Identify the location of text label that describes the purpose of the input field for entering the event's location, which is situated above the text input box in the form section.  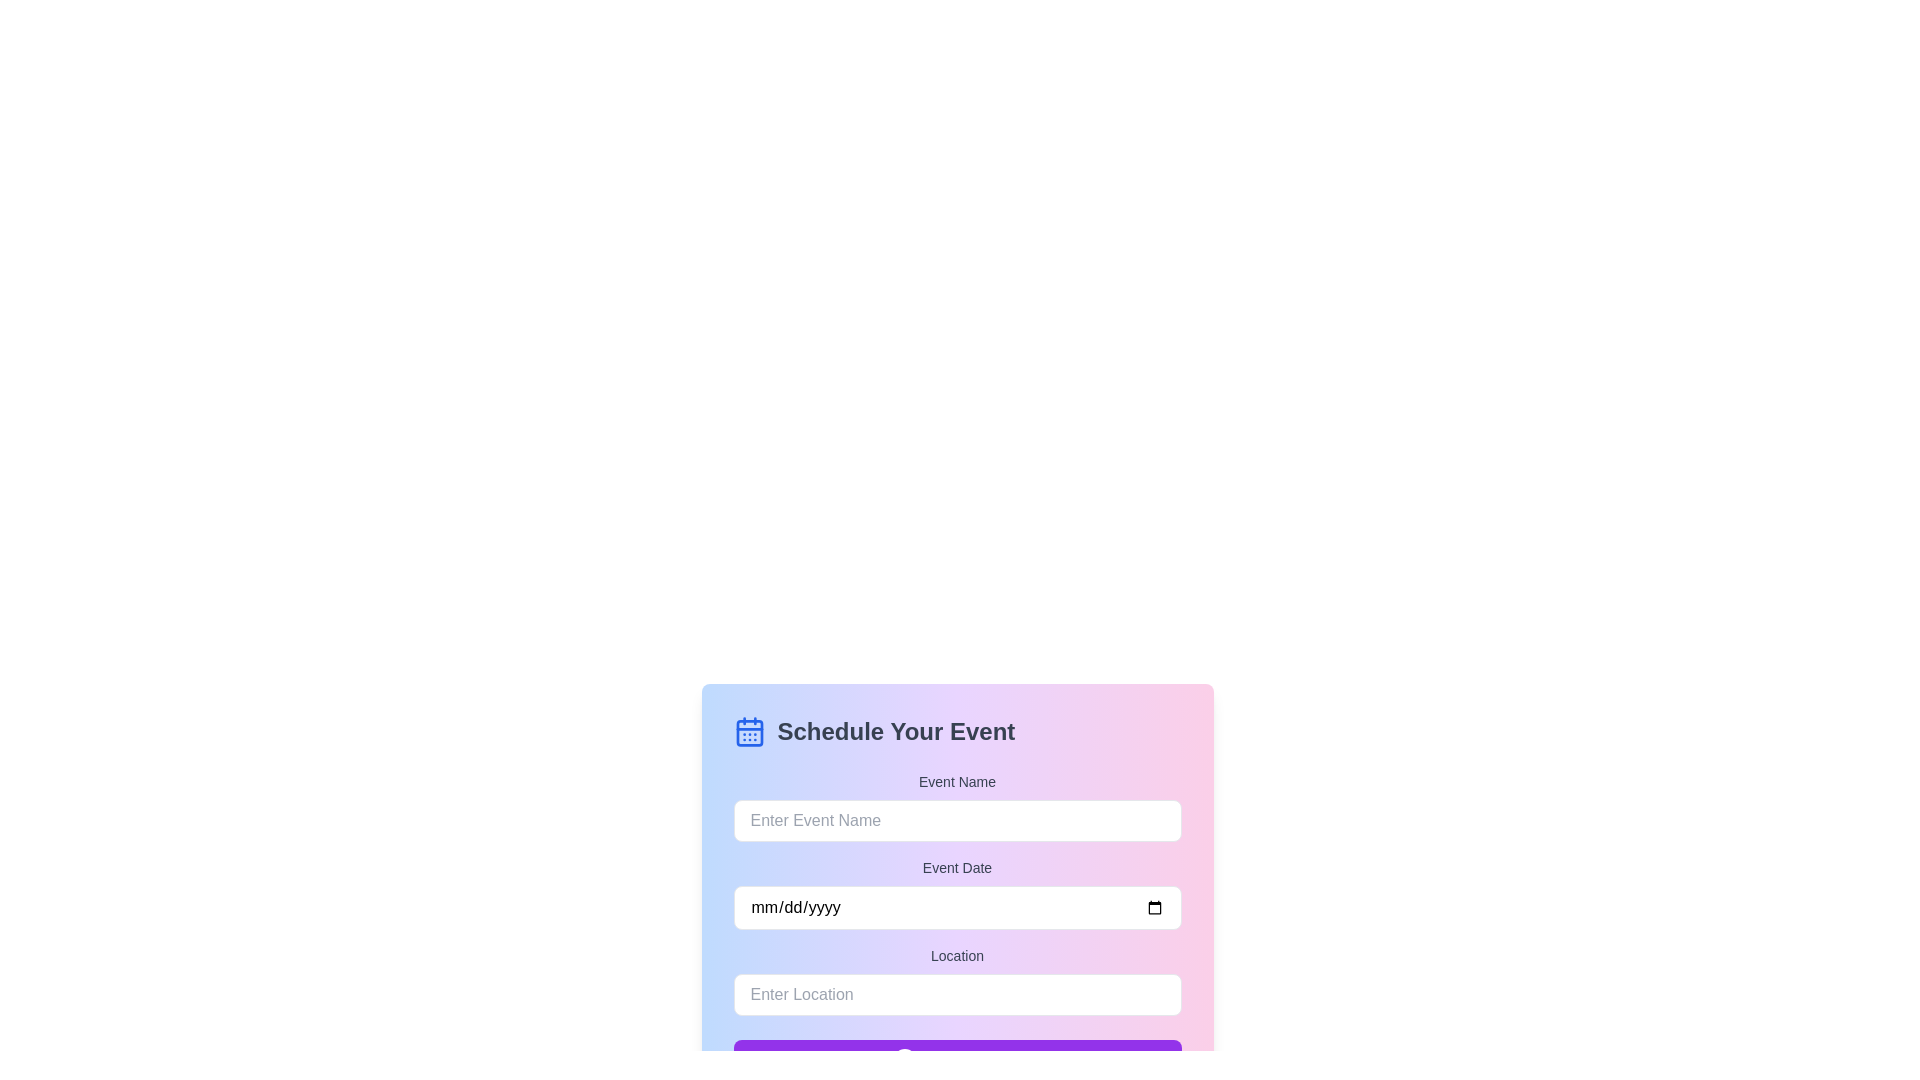
(956, 955).